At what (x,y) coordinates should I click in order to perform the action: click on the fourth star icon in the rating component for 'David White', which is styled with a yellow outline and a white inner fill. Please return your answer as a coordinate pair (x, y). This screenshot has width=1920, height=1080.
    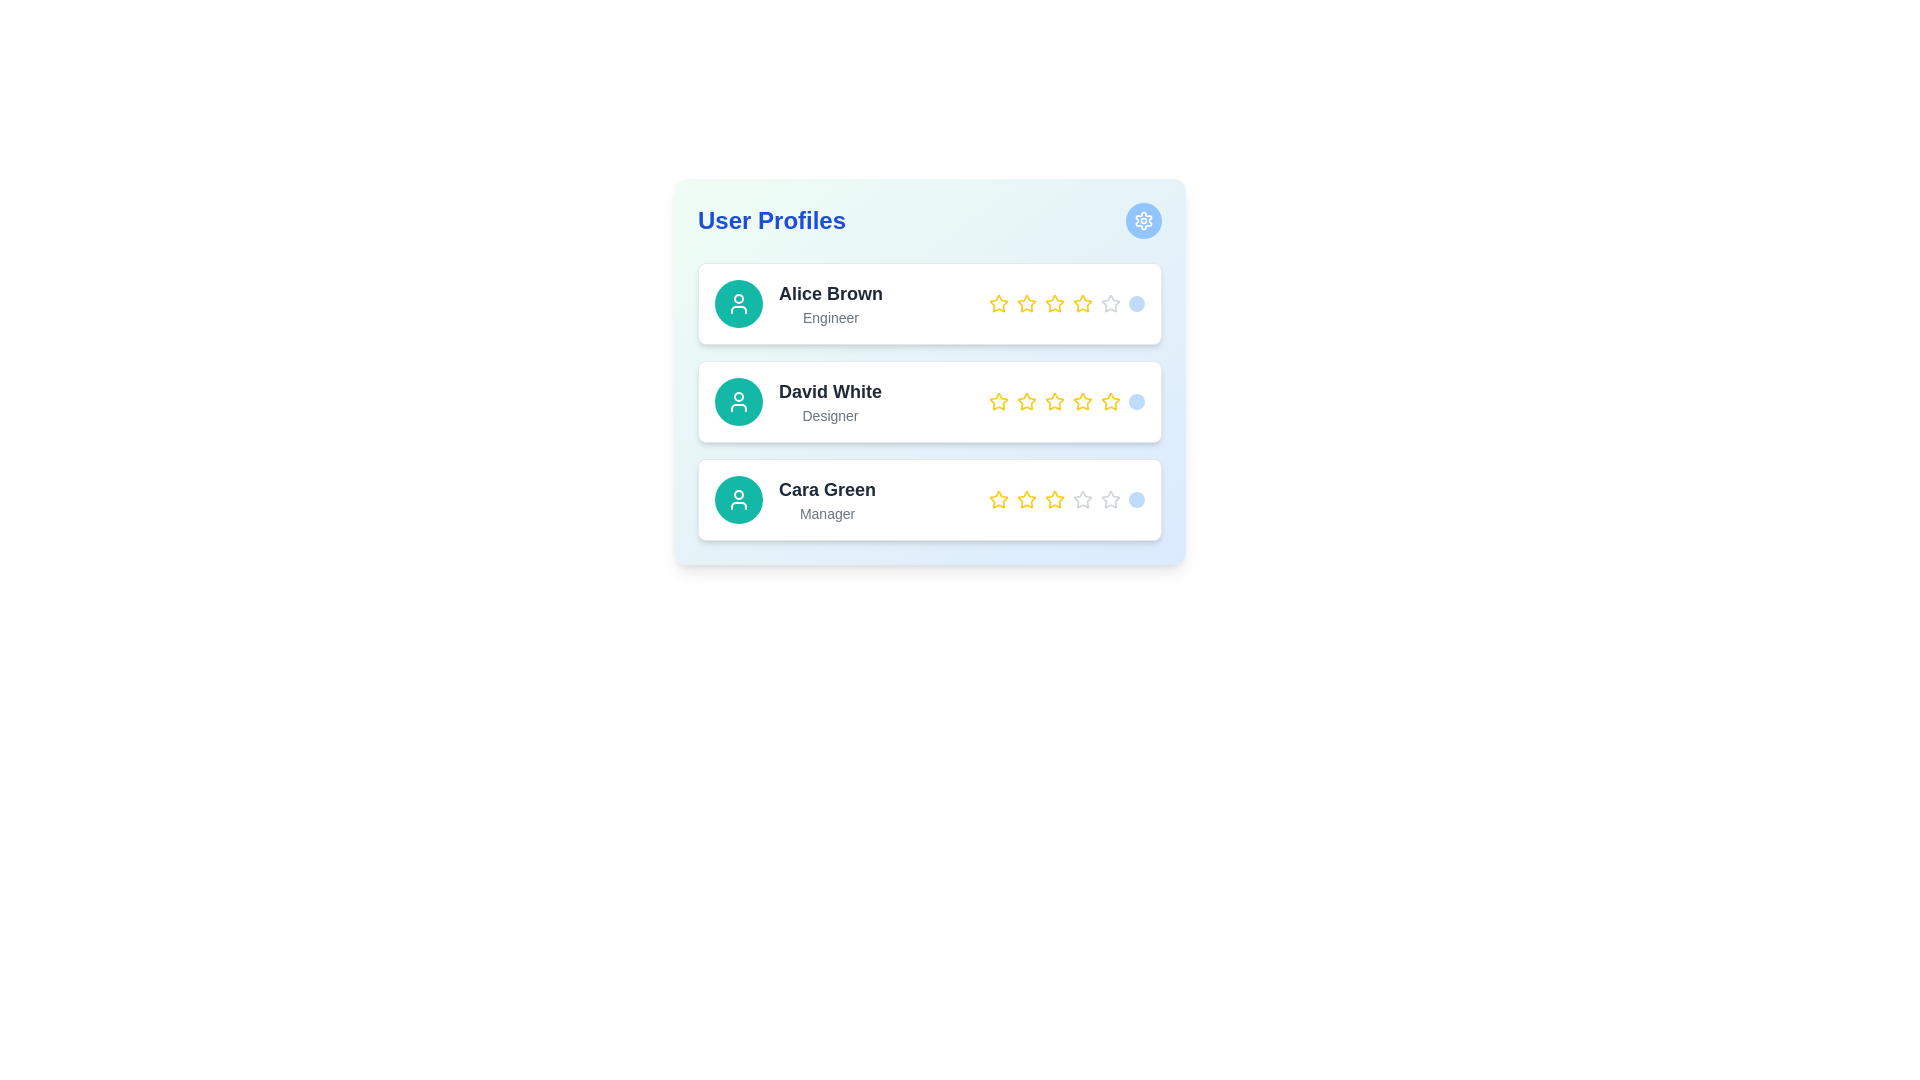
    Looking at the image, I should click on (1109, 401).